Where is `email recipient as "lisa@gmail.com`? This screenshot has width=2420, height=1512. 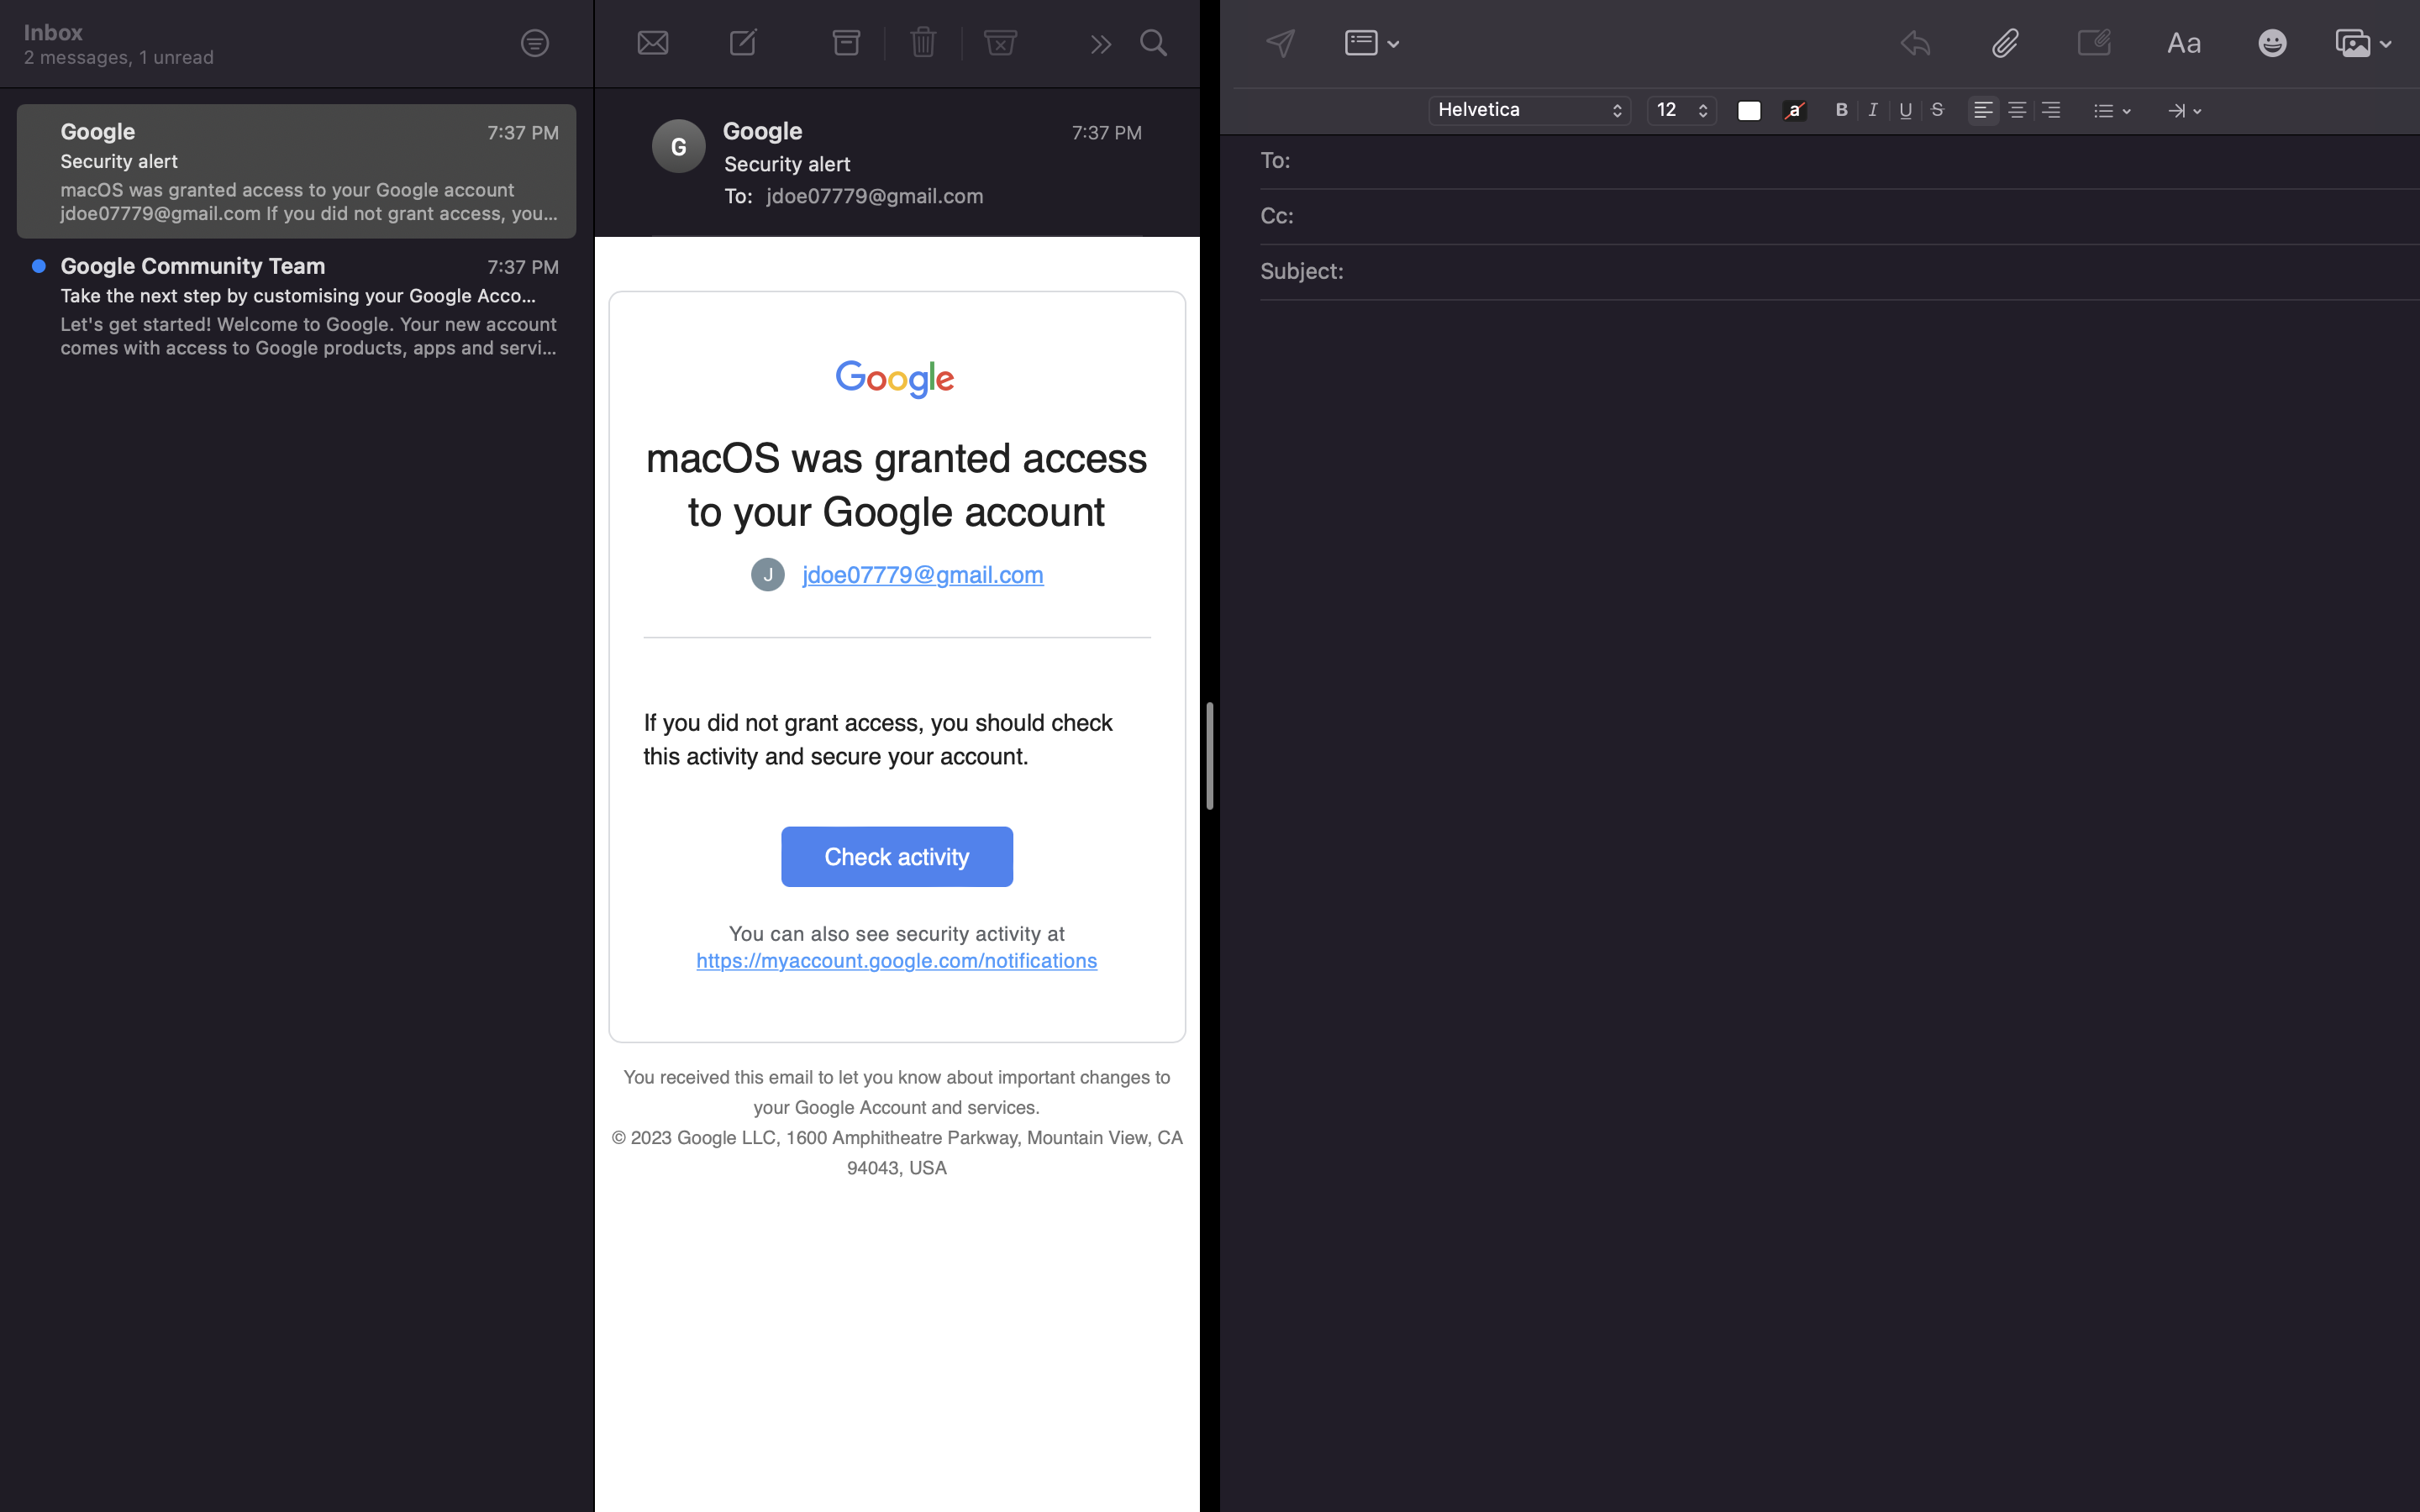 email recipient as "lisa@gmail.com is located at coordinates (1854, 162).